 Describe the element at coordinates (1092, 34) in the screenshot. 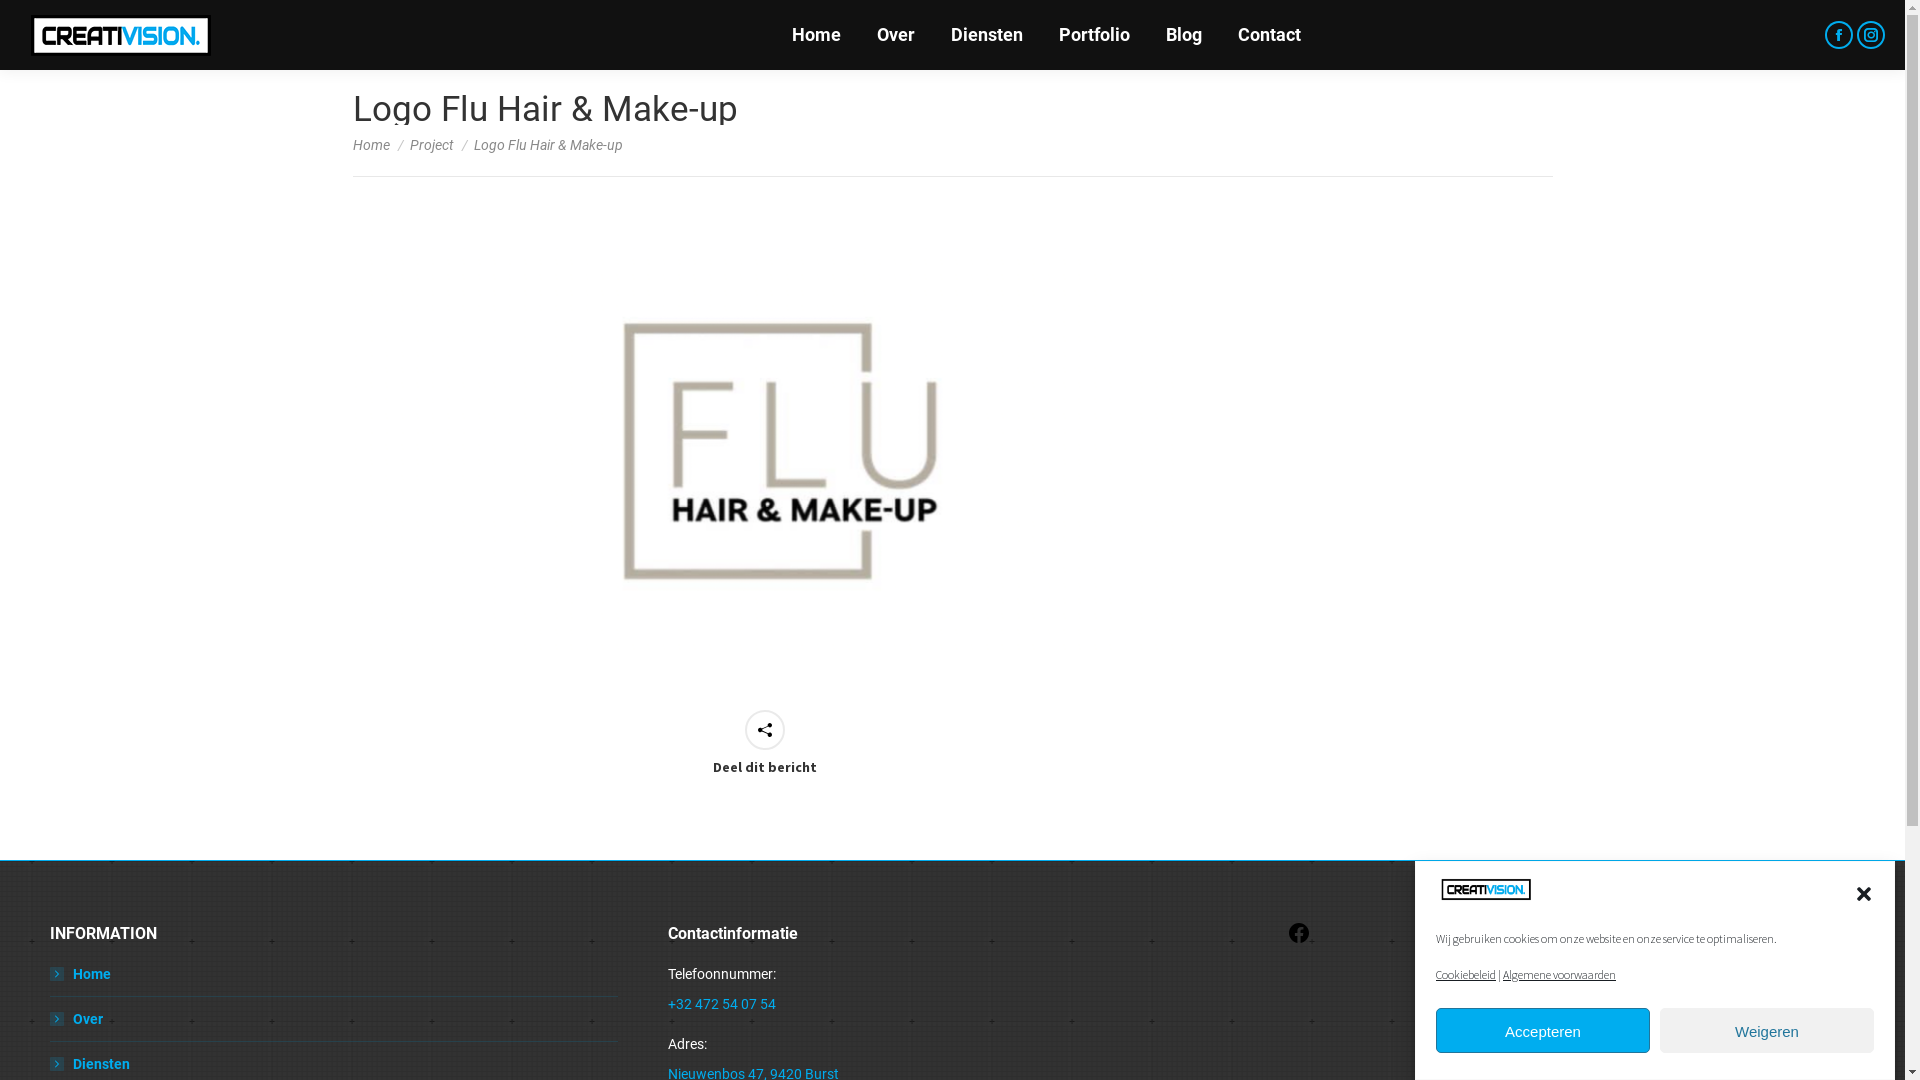

I see `'Portfolio'` at that location.